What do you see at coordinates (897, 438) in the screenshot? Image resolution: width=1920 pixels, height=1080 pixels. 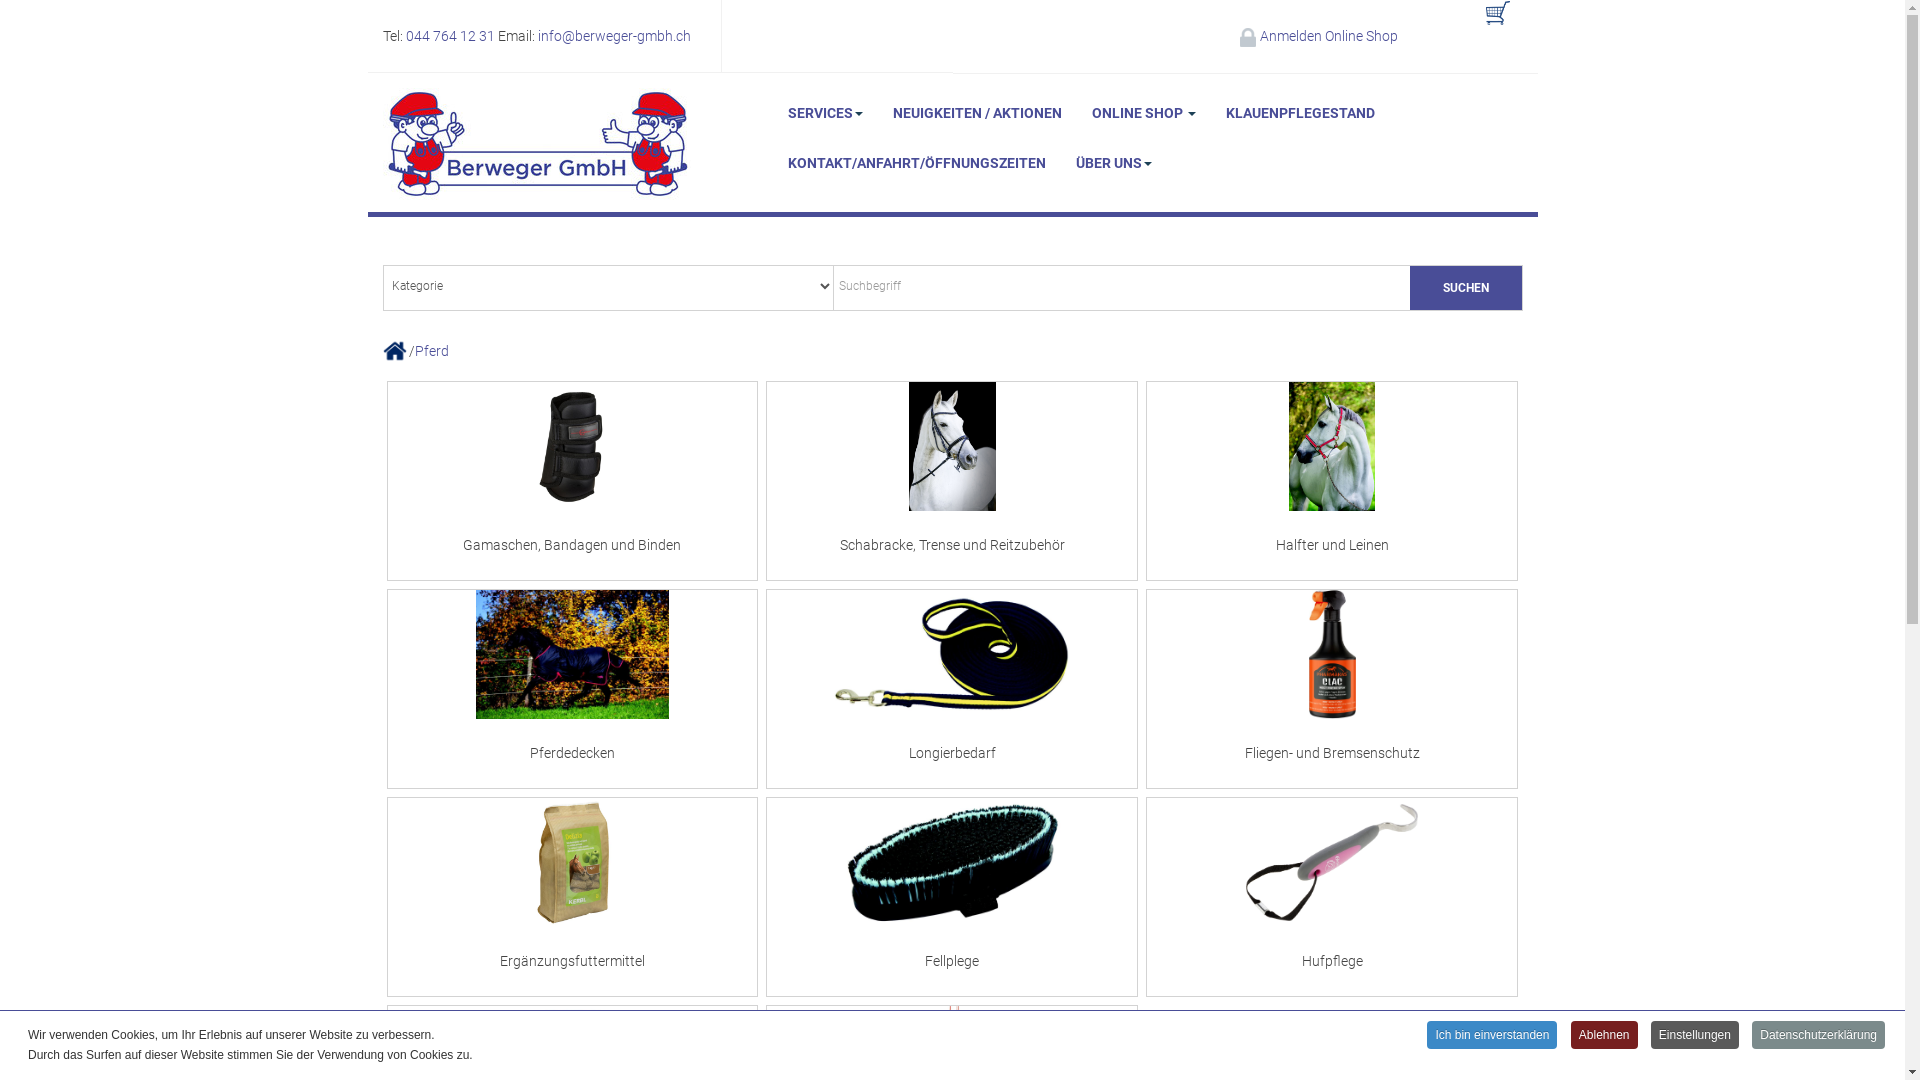 I see `'1'` at bounding box center [897, 438].